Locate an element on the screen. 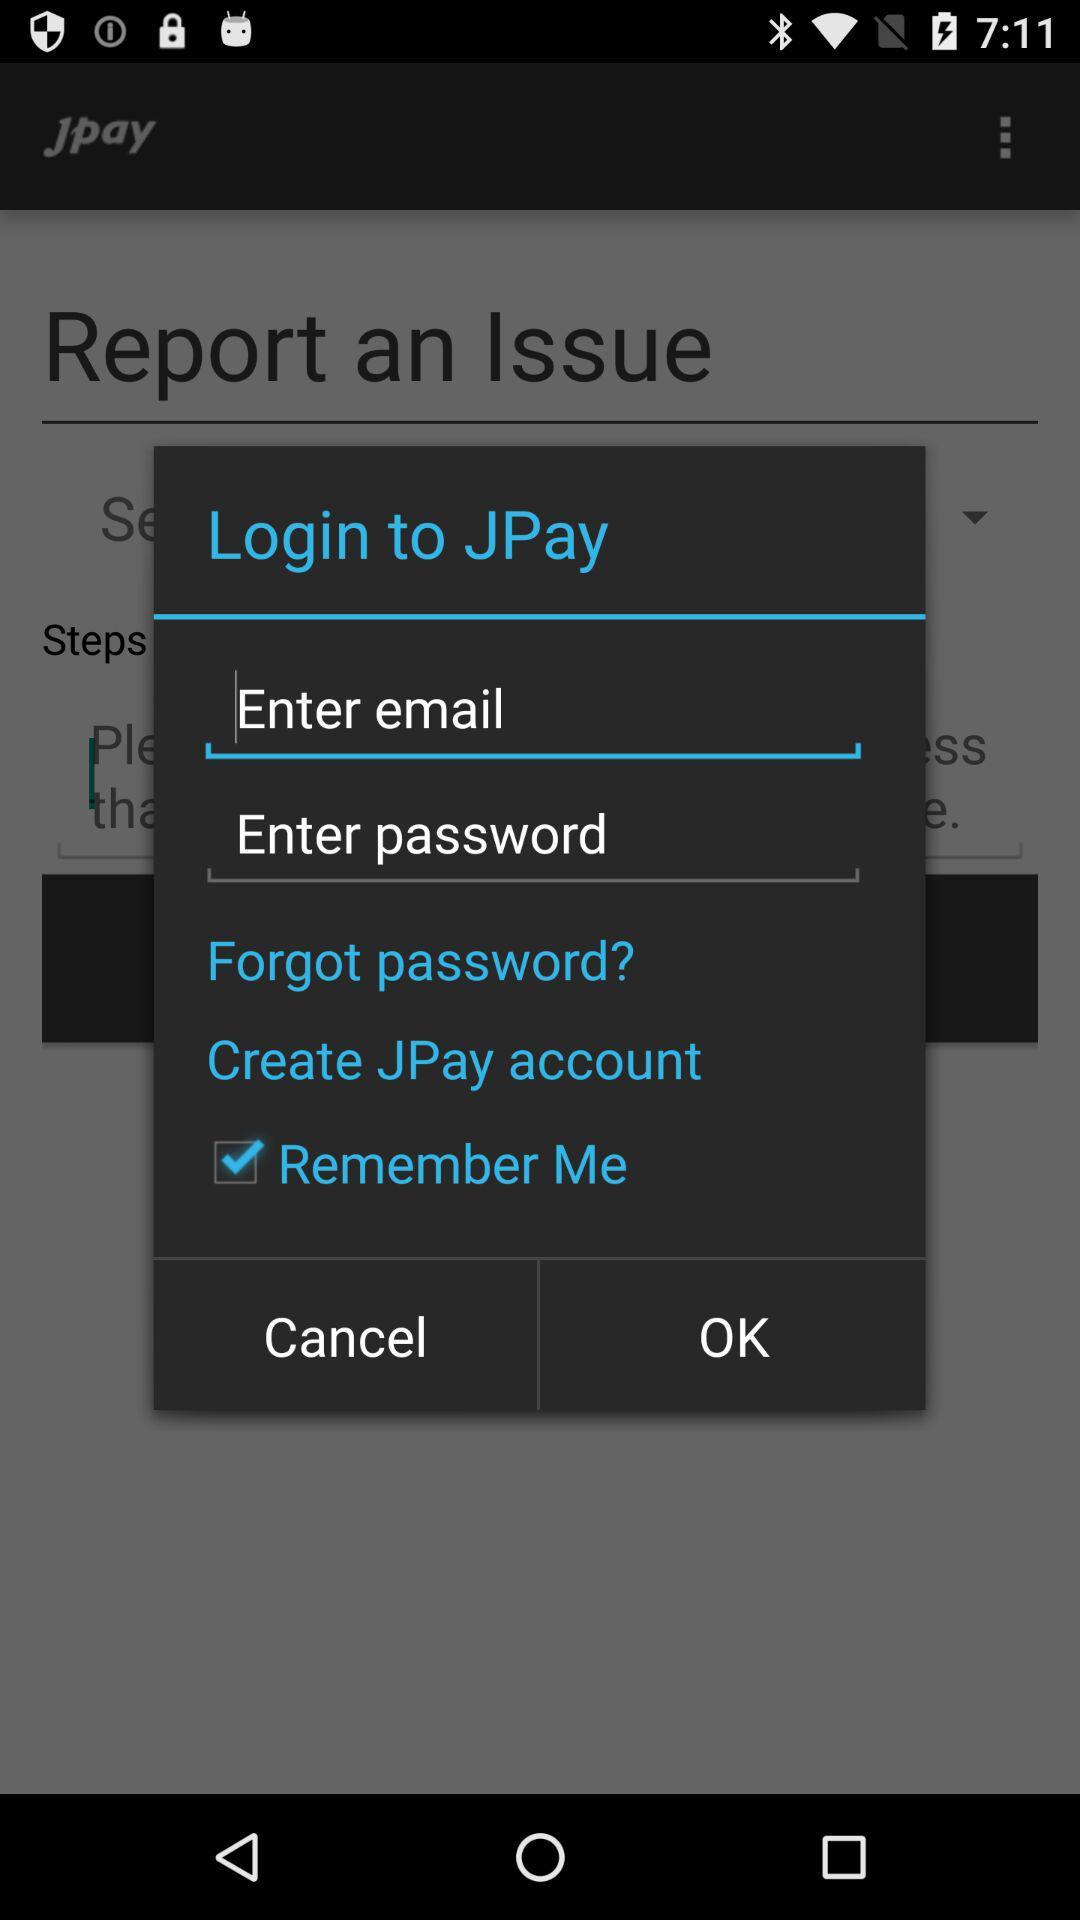 Image resolution: width=1080 pixels, height=1920 pixels. the forgot password? icon is located at coordinates (419, 957).